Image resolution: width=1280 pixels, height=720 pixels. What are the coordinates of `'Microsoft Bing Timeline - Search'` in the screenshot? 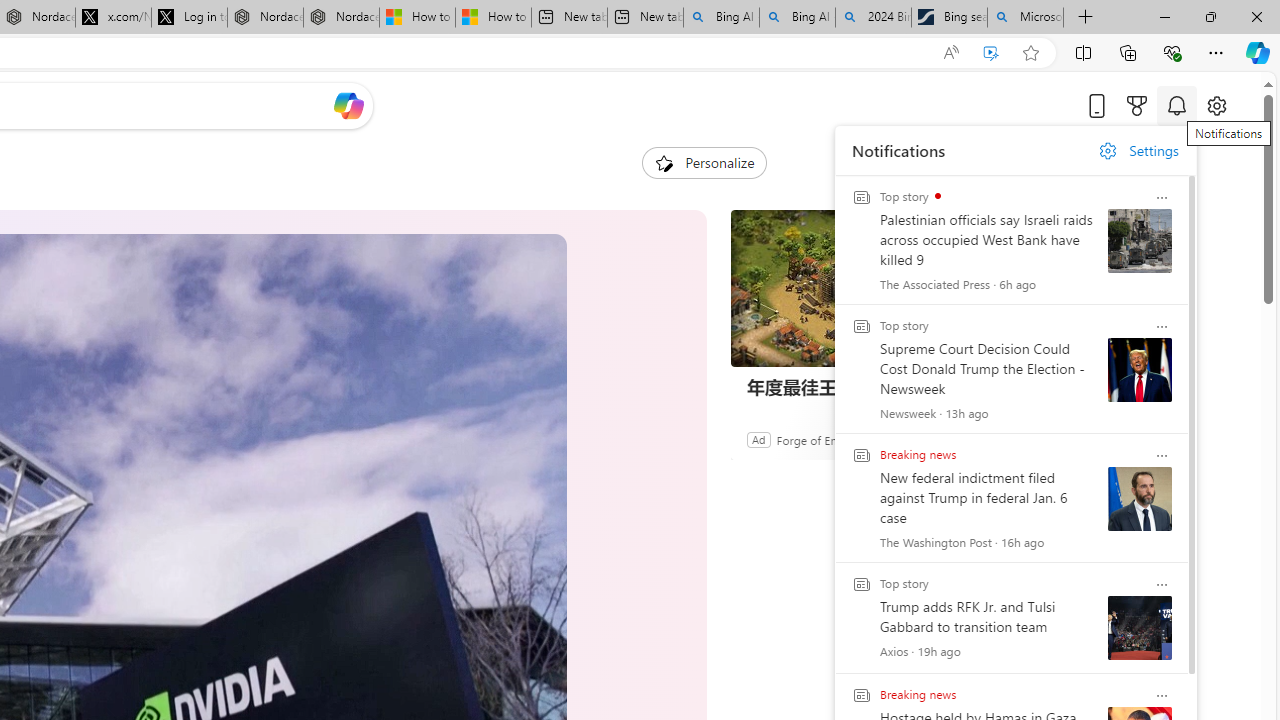 It's located at (1025, 17).